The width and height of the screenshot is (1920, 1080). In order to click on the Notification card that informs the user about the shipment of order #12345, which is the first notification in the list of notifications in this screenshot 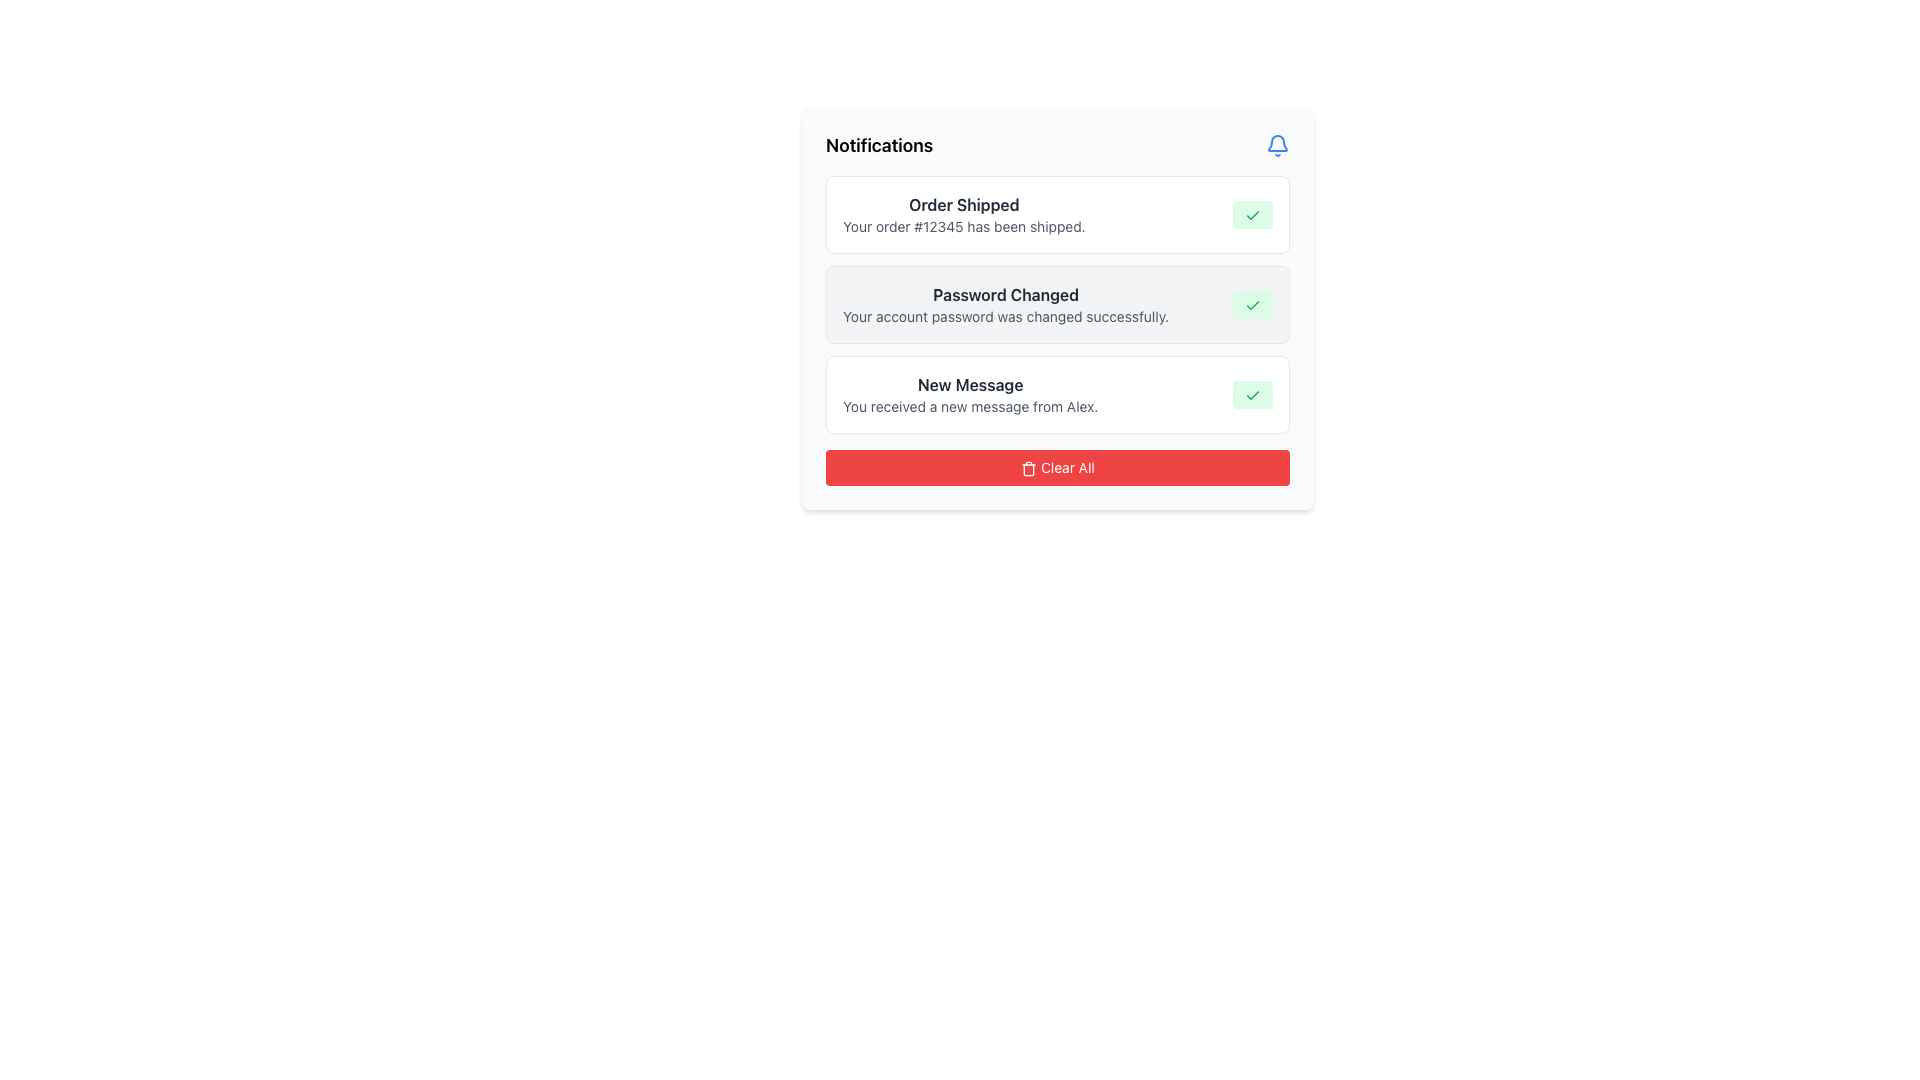, I will do `click(1056, 215)`.